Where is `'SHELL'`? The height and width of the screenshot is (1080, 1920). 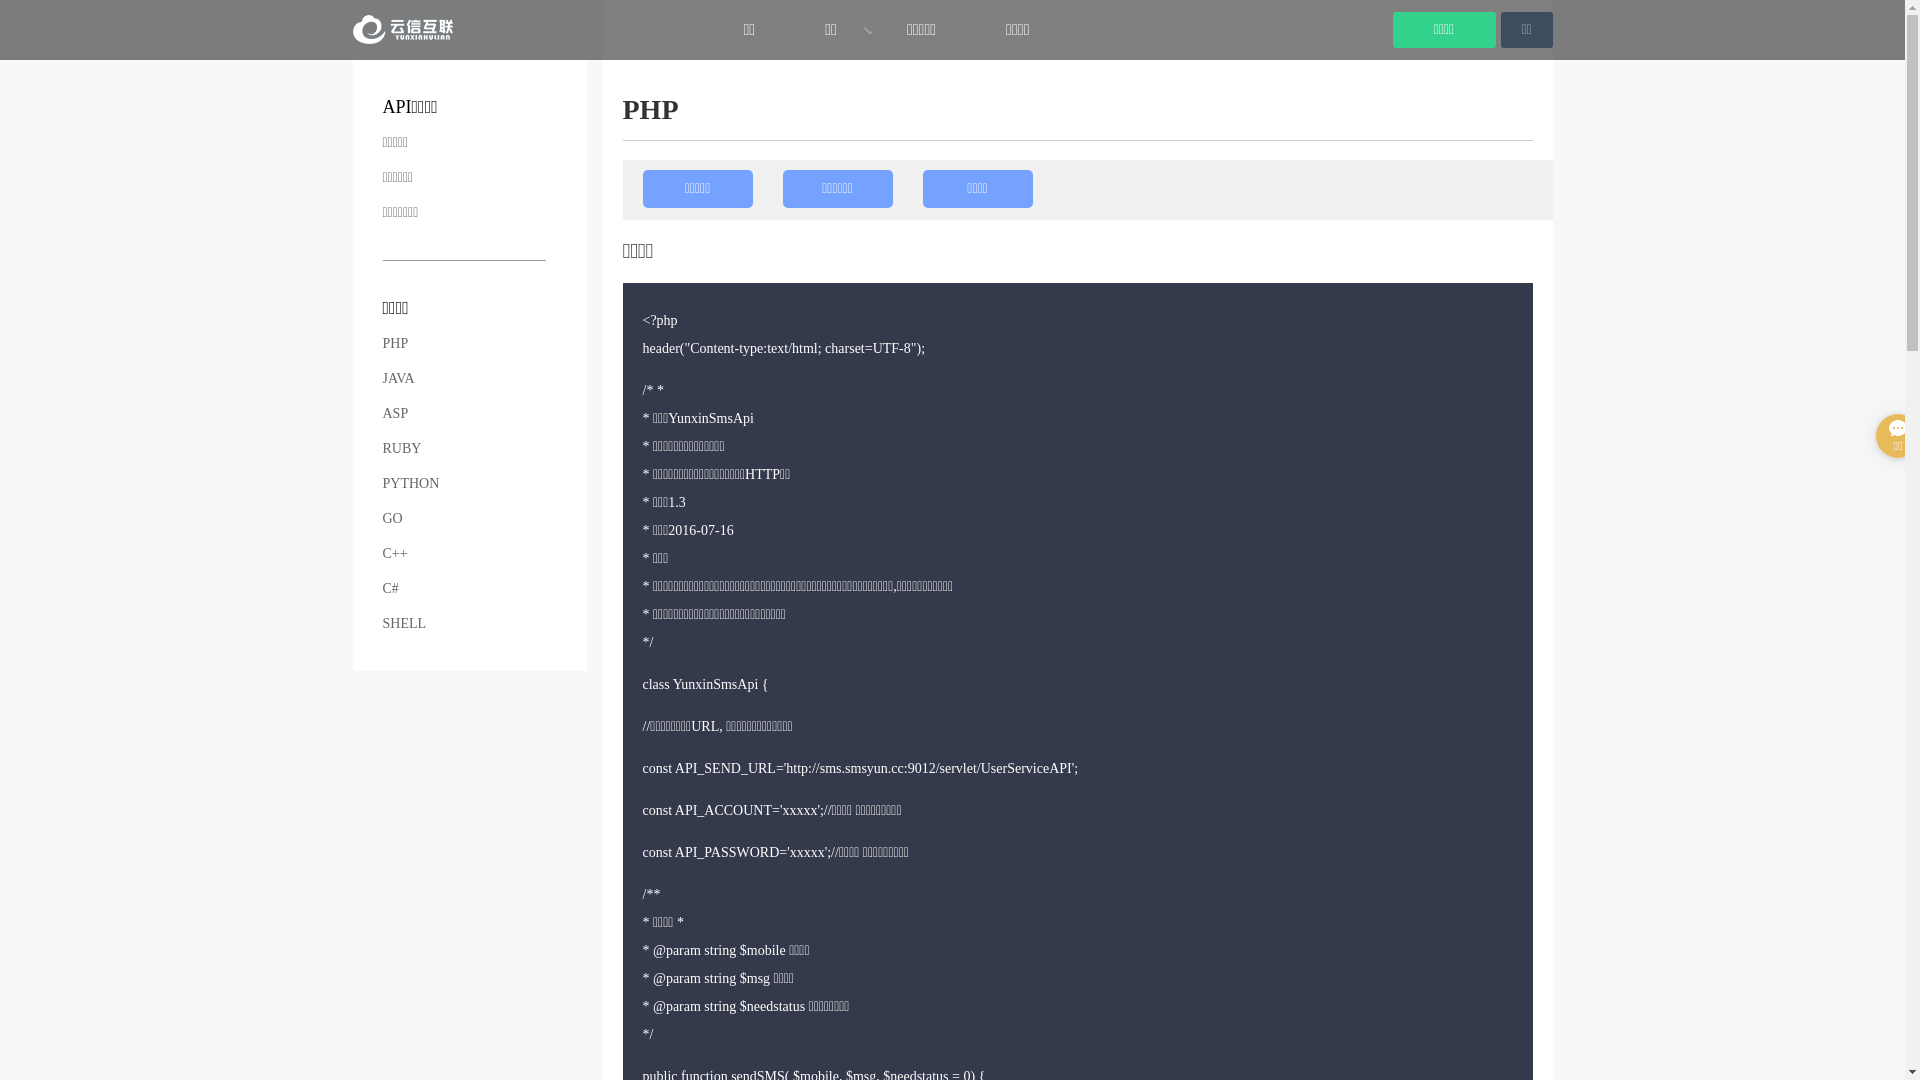 'SHELL' is located at coordinates (402, 622).